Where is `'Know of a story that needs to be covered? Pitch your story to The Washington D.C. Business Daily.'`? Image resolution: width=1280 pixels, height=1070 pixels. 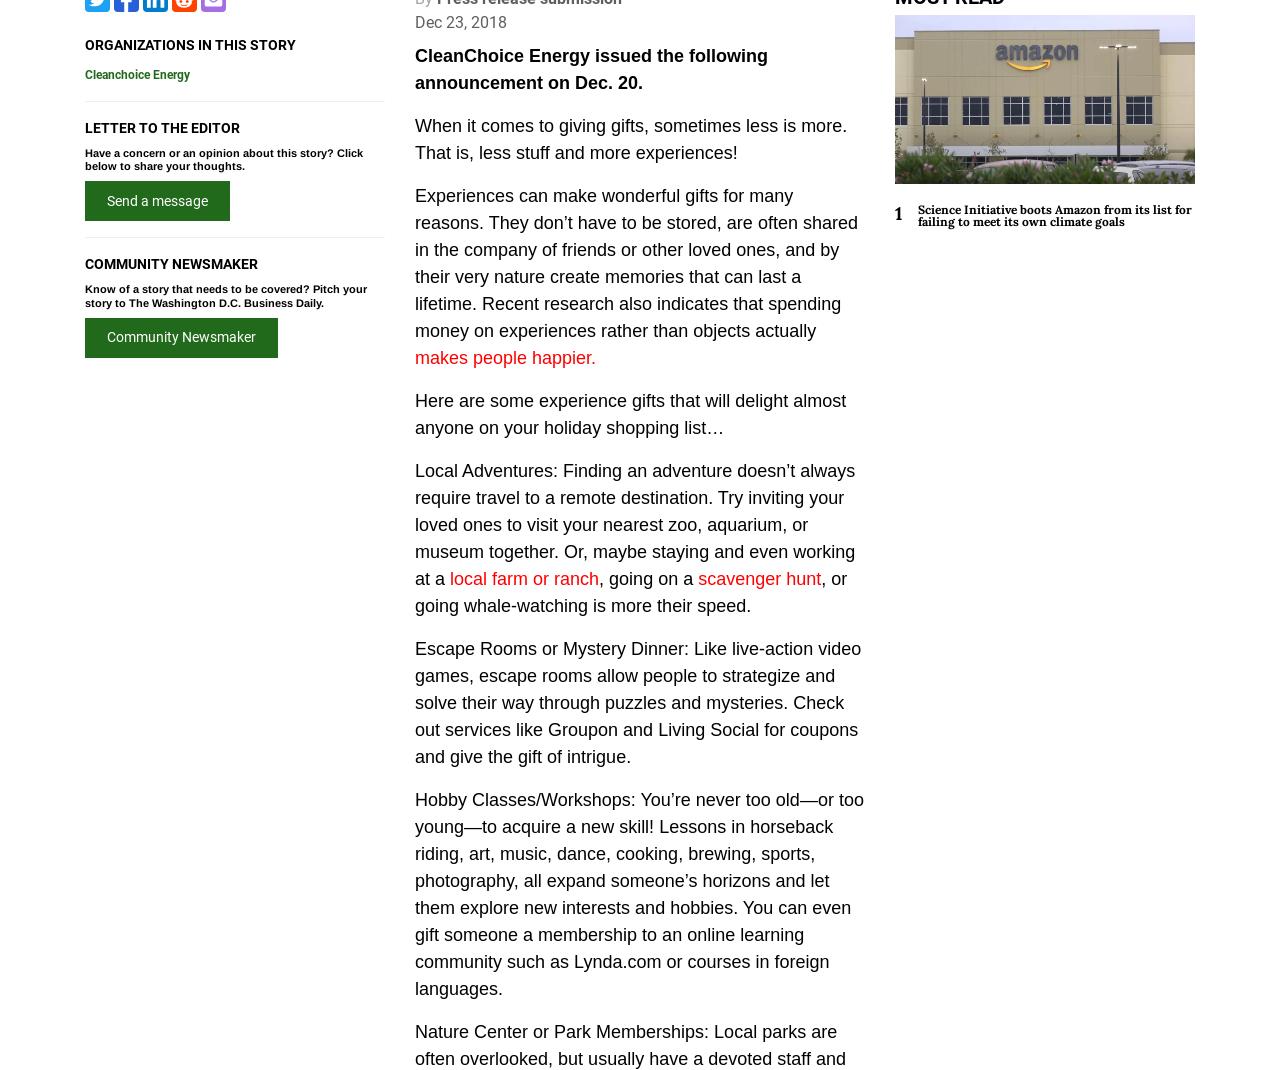 'Know of a story that needs to be covered? Pitch your story to The Washington D.C. Business Daily.' is located at coordinates (226, 295).